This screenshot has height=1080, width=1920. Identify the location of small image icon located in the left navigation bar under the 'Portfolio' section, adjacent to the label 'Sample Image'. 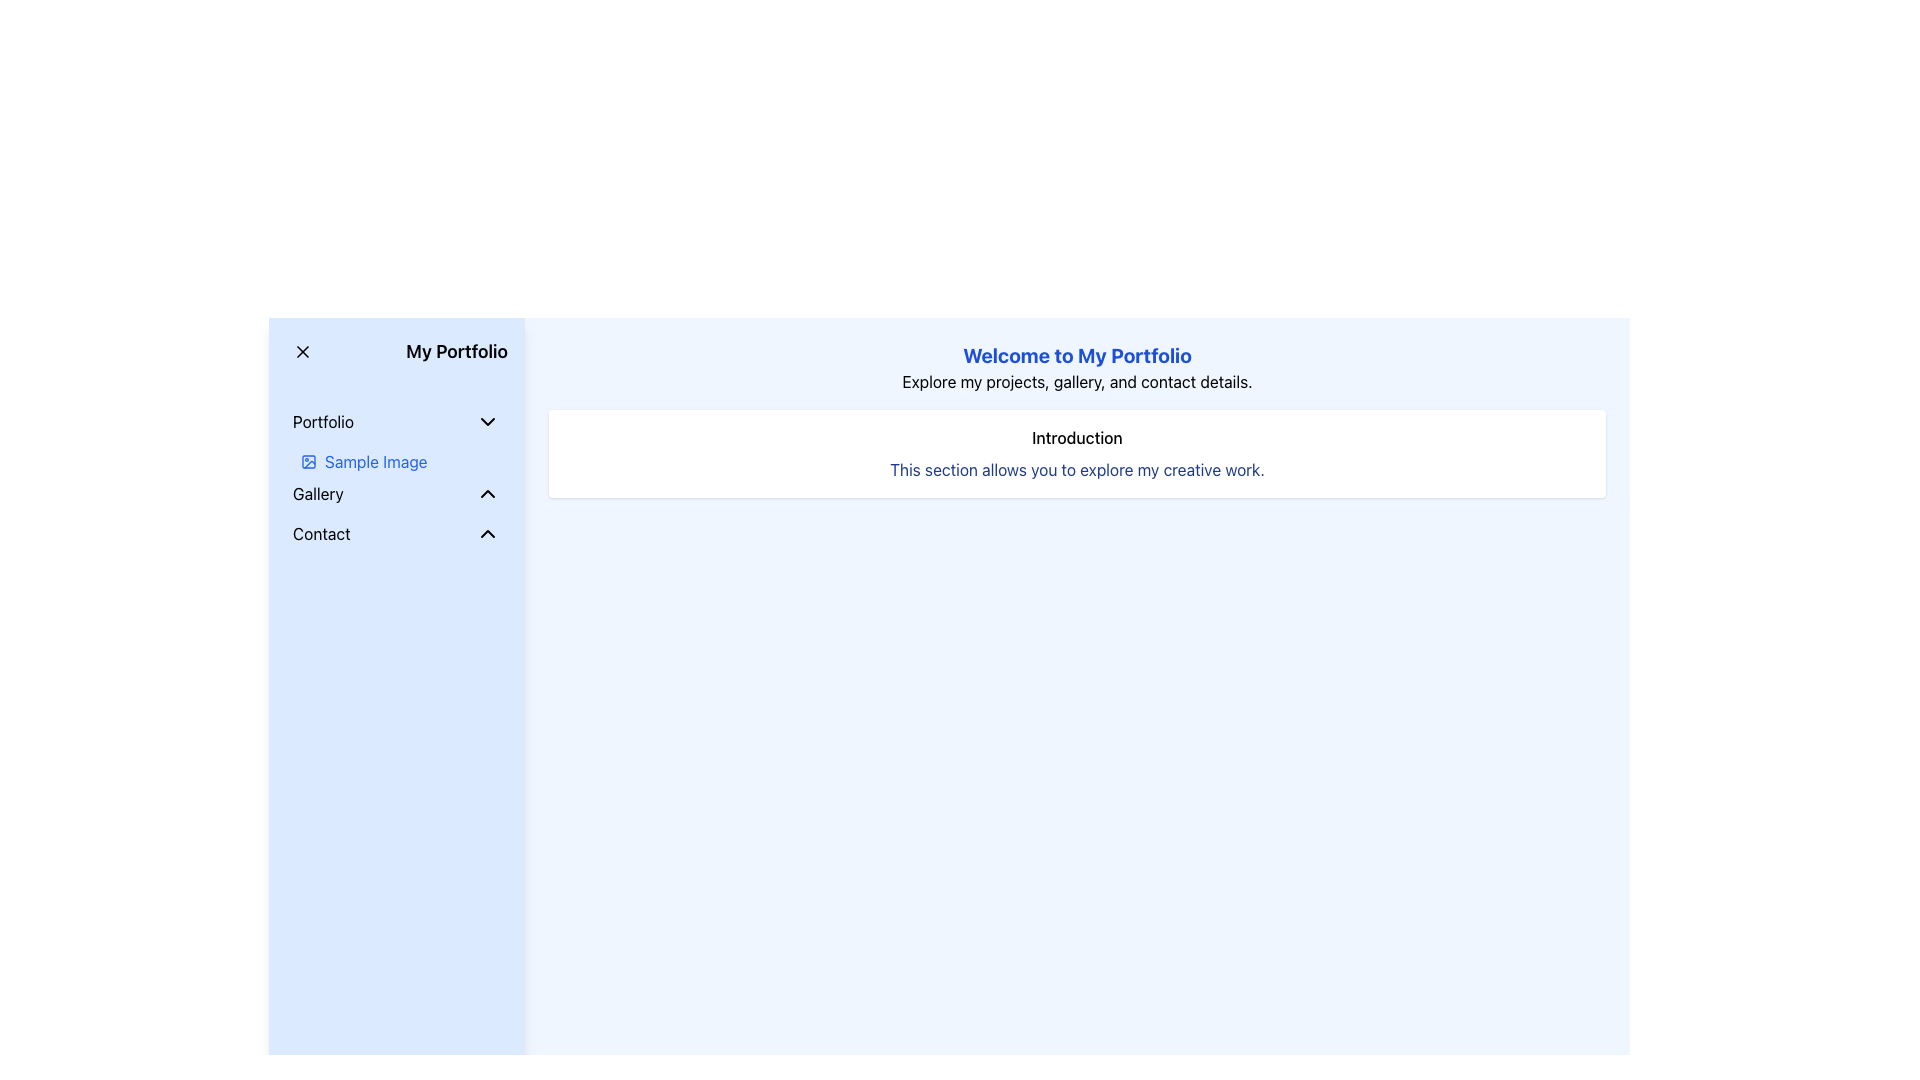
(307, 462).